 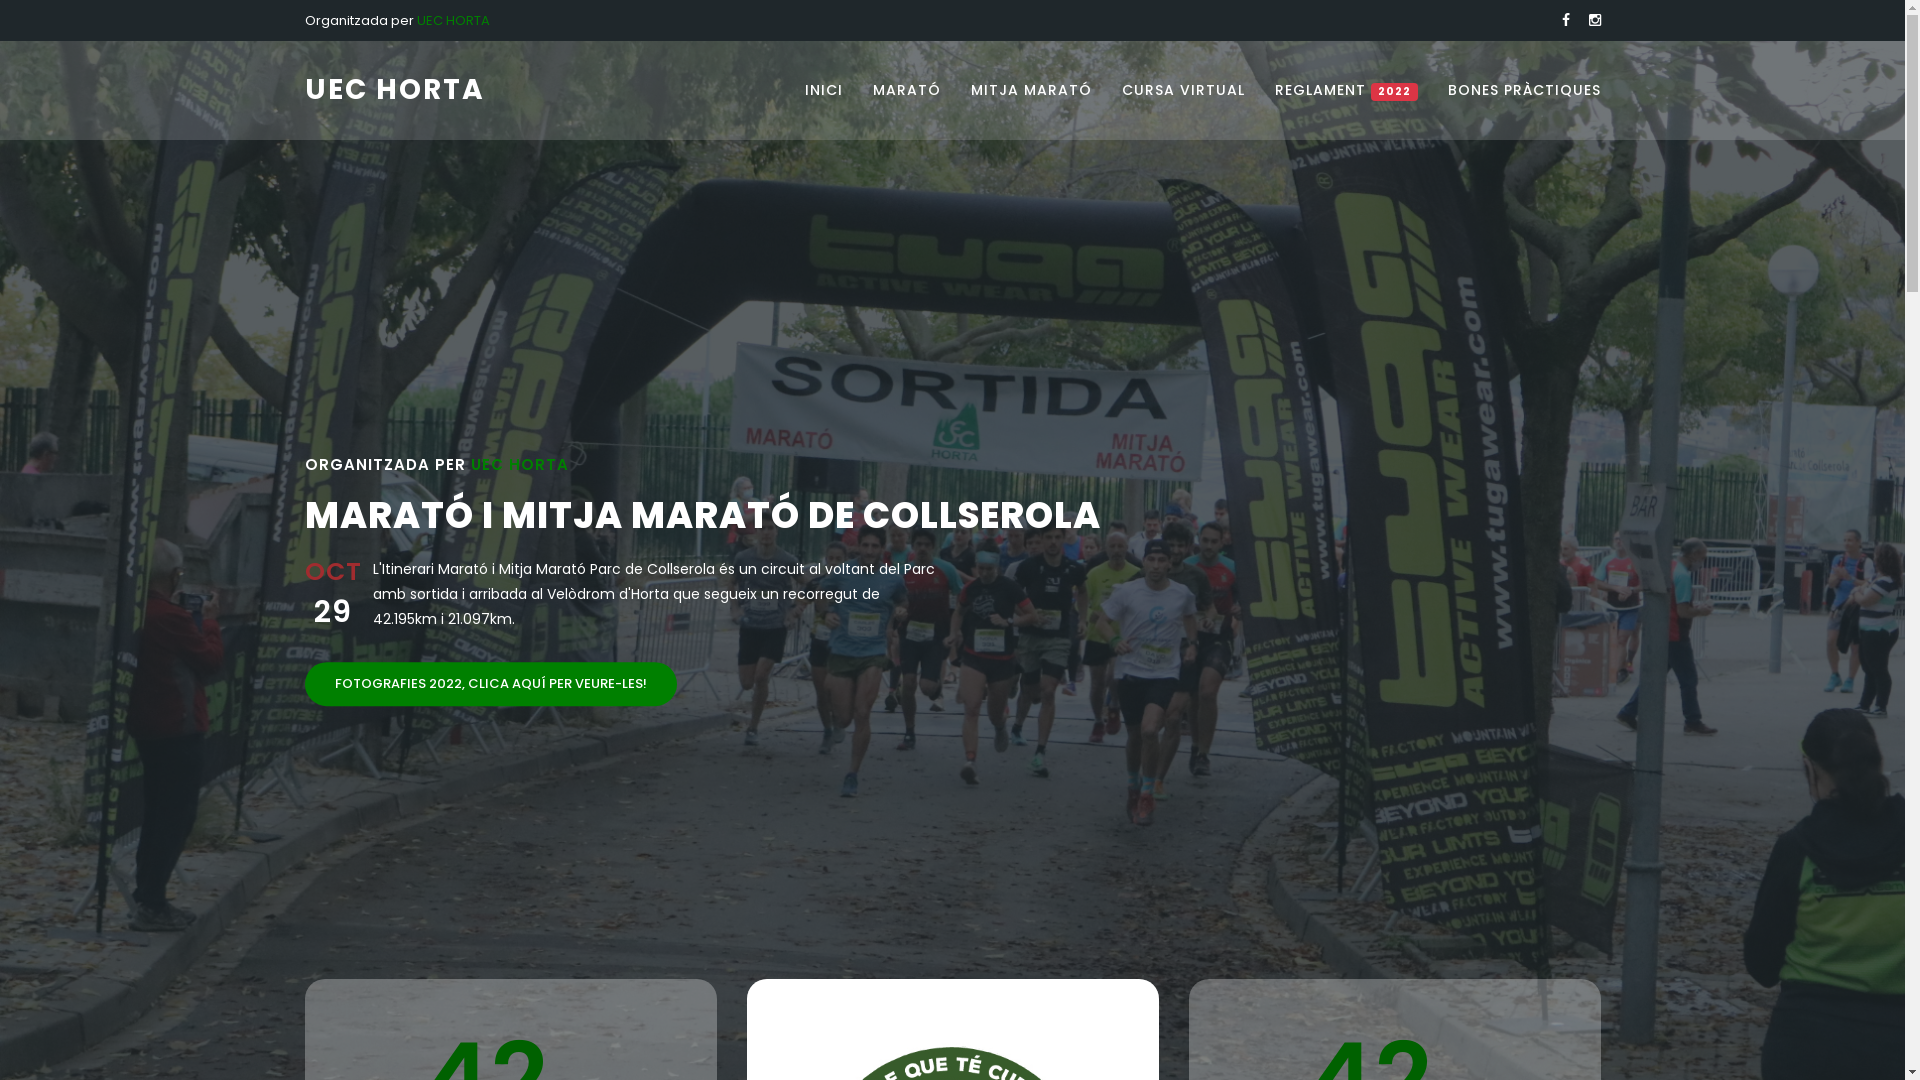 What do you see at coordinates (469, 464) in the screenshot?
I see `'UEC HORTA'` at bounding box center [469, 464].